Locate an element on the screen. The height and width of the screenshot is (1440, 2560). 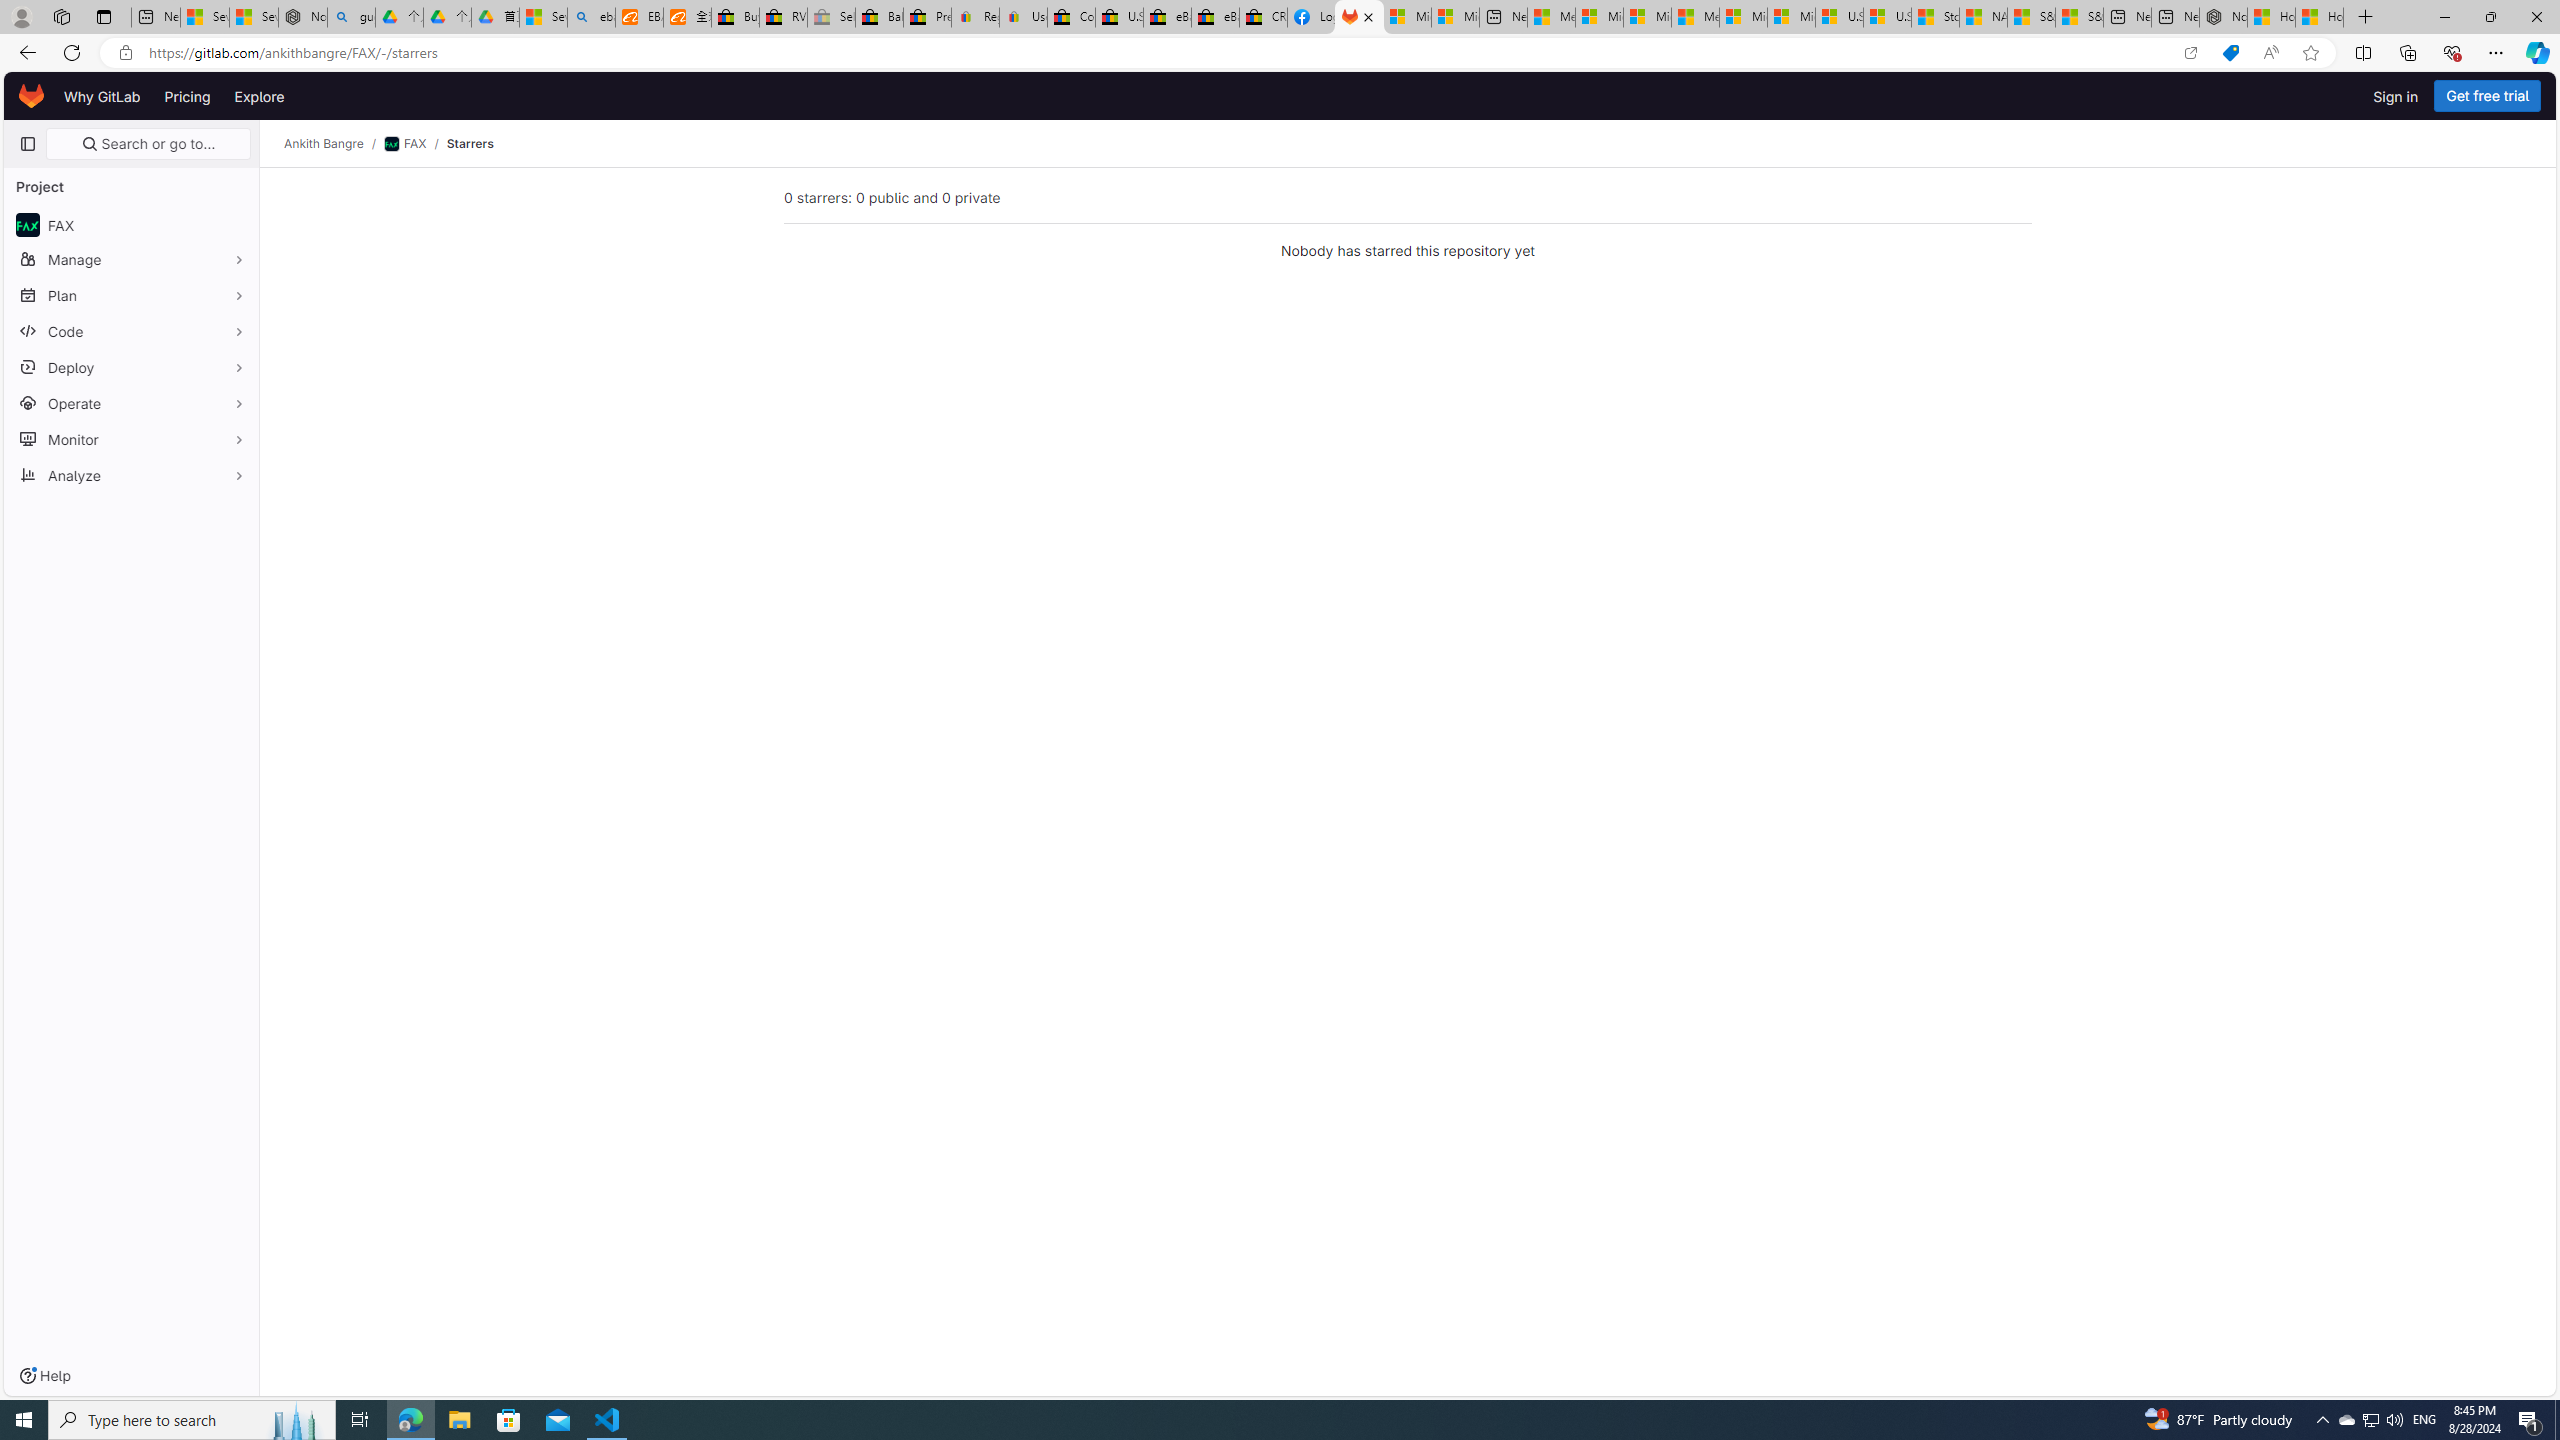
'Log into Facebook' is located at coordinates (1312, 16).